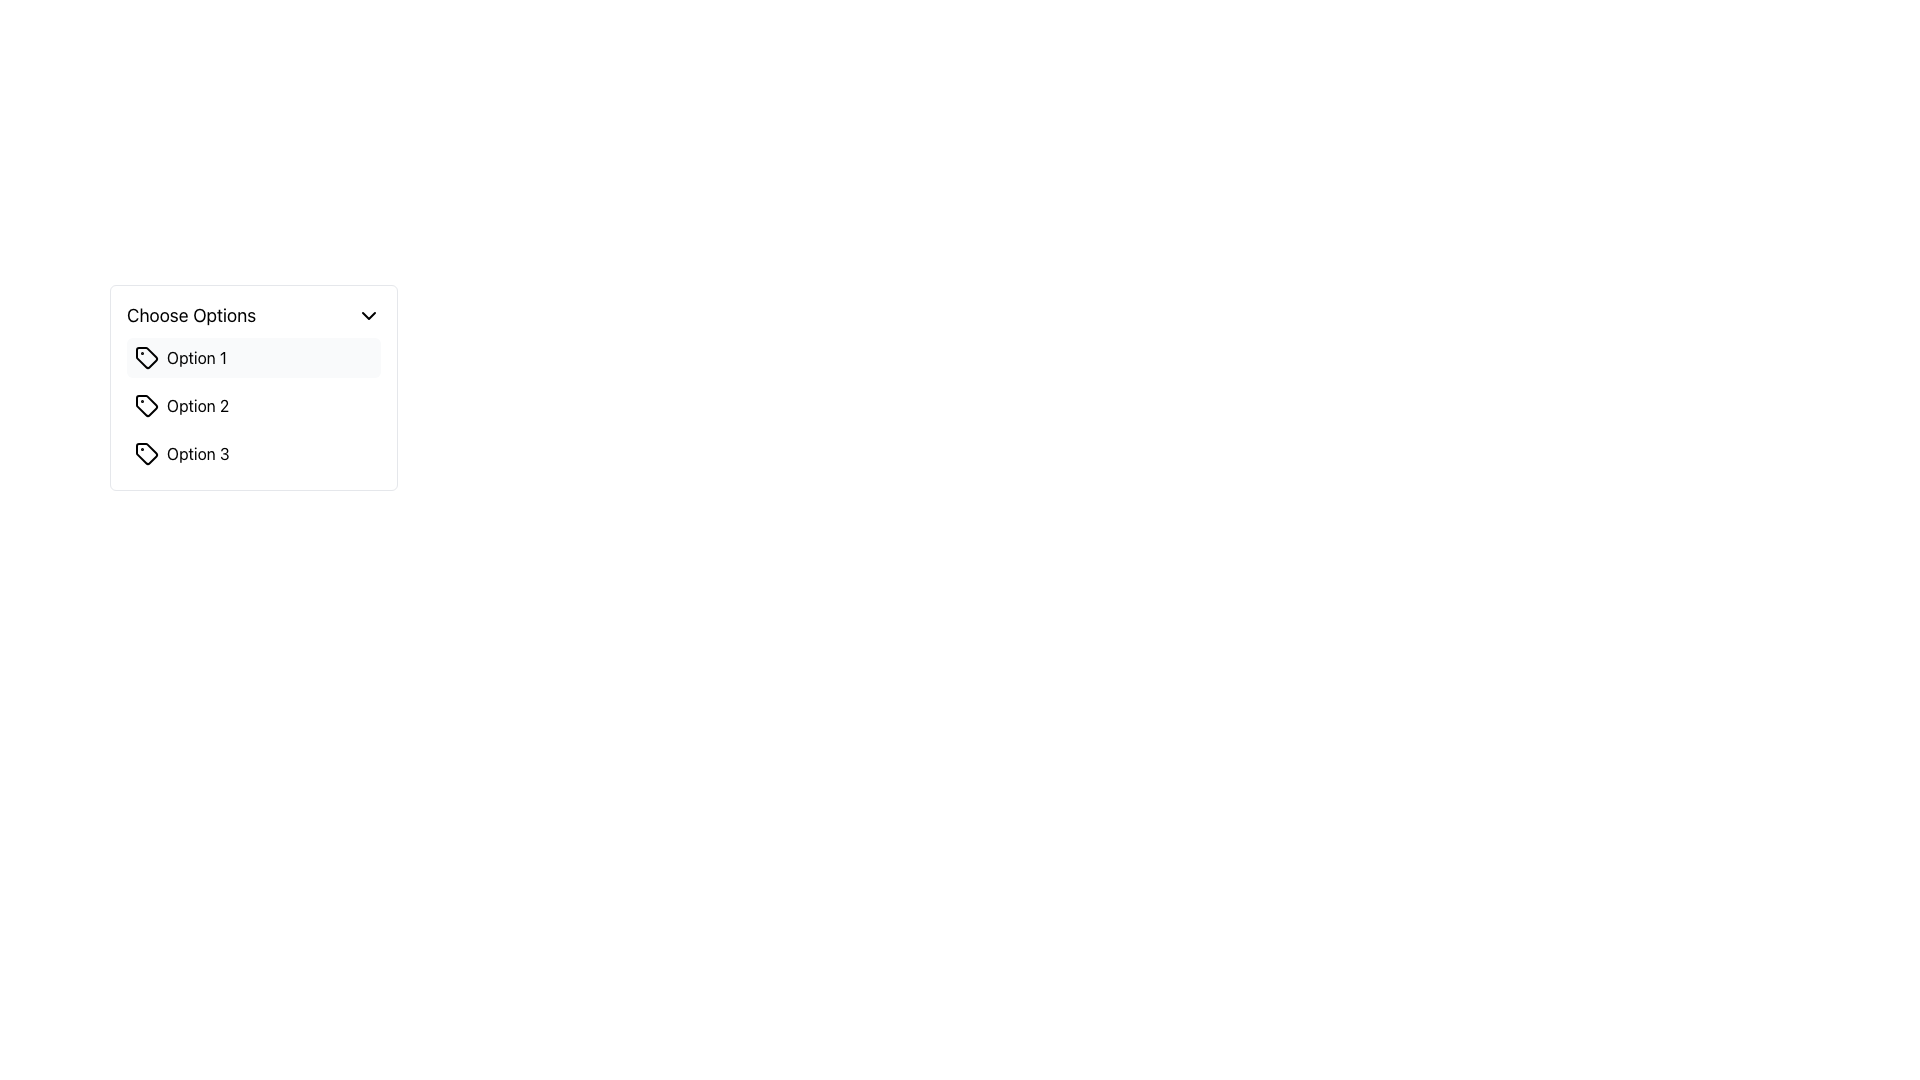  I want to click on the text 'Option 3' in the selectable menu list, which is styled in black and located at the bottom of the menu, so click(198, 454).